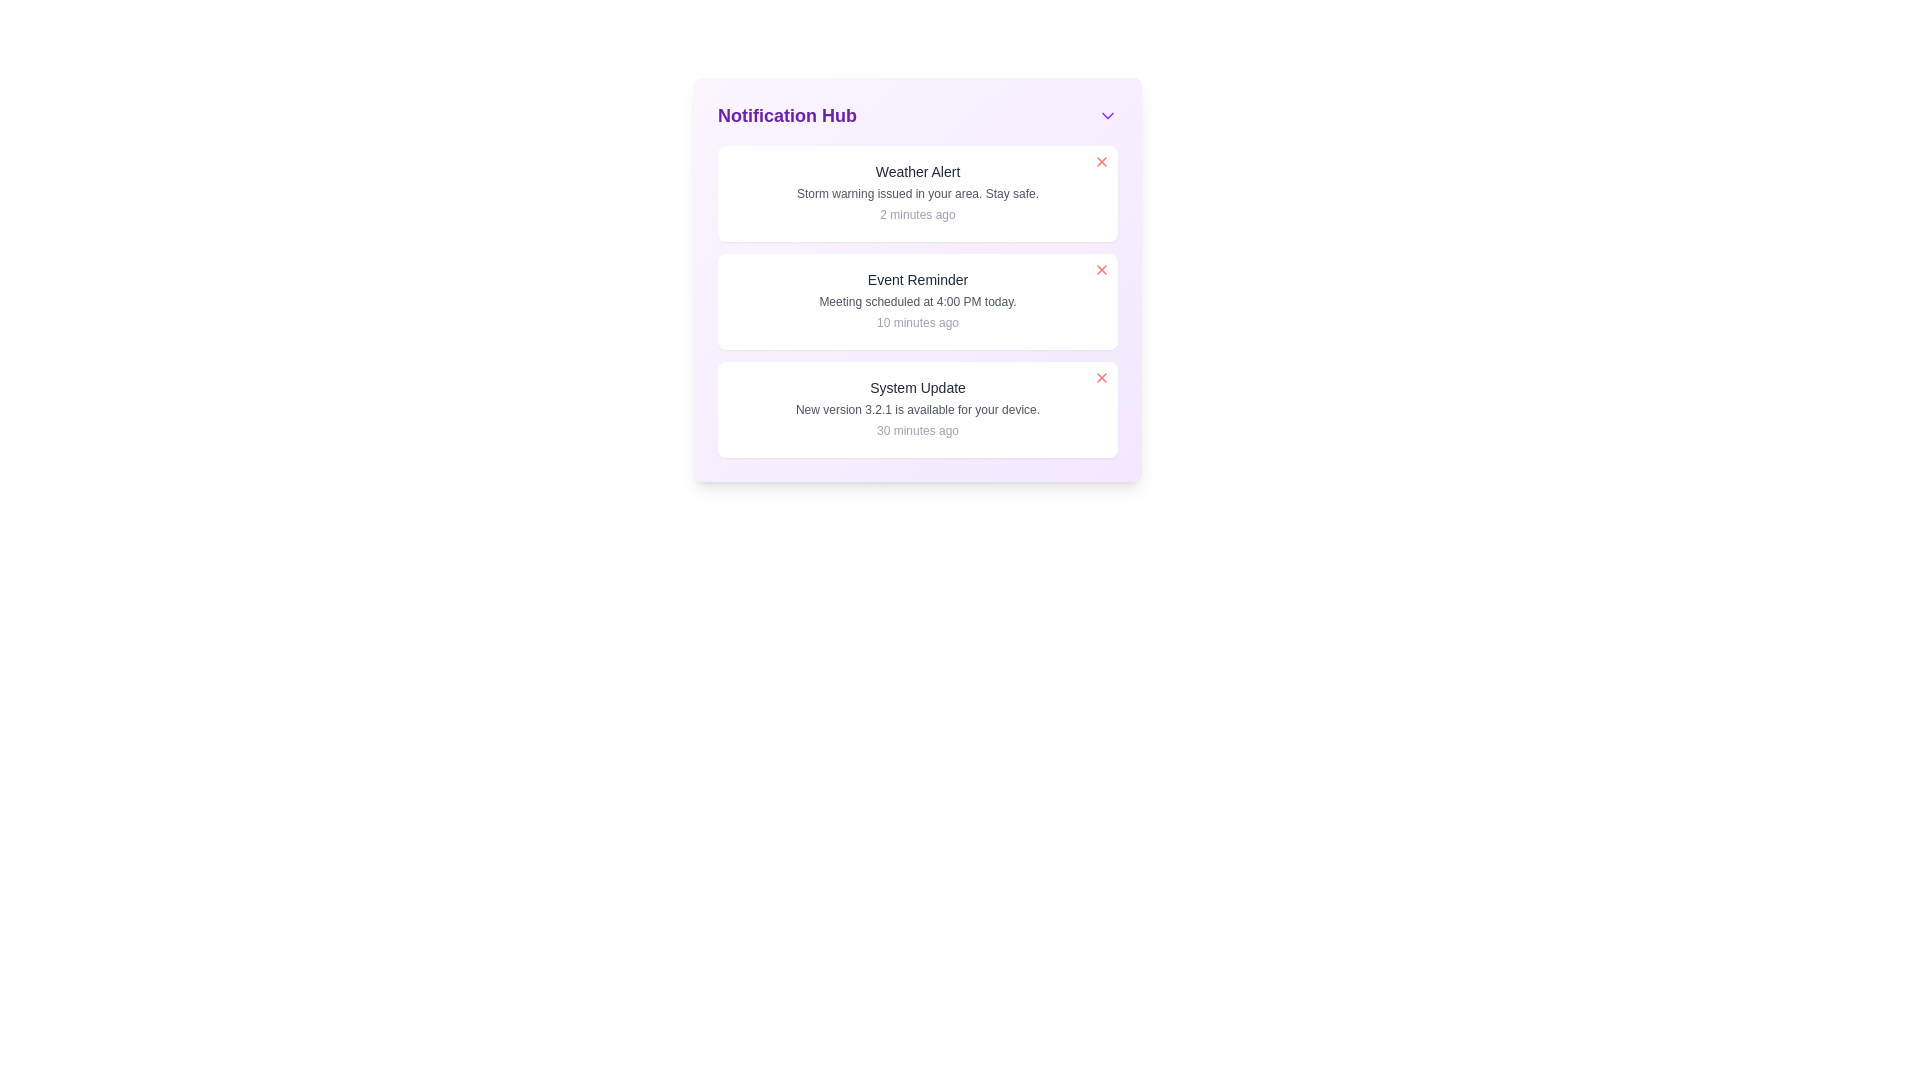 The height and width of the screenshot is (1080, 1920). Describe the element at coordinates (916, 193) in the screenshot. I see `the 'Weather Alert' notification card which has a white background, rounded corners, and a red interactive icon in the top-right corner` at that location.